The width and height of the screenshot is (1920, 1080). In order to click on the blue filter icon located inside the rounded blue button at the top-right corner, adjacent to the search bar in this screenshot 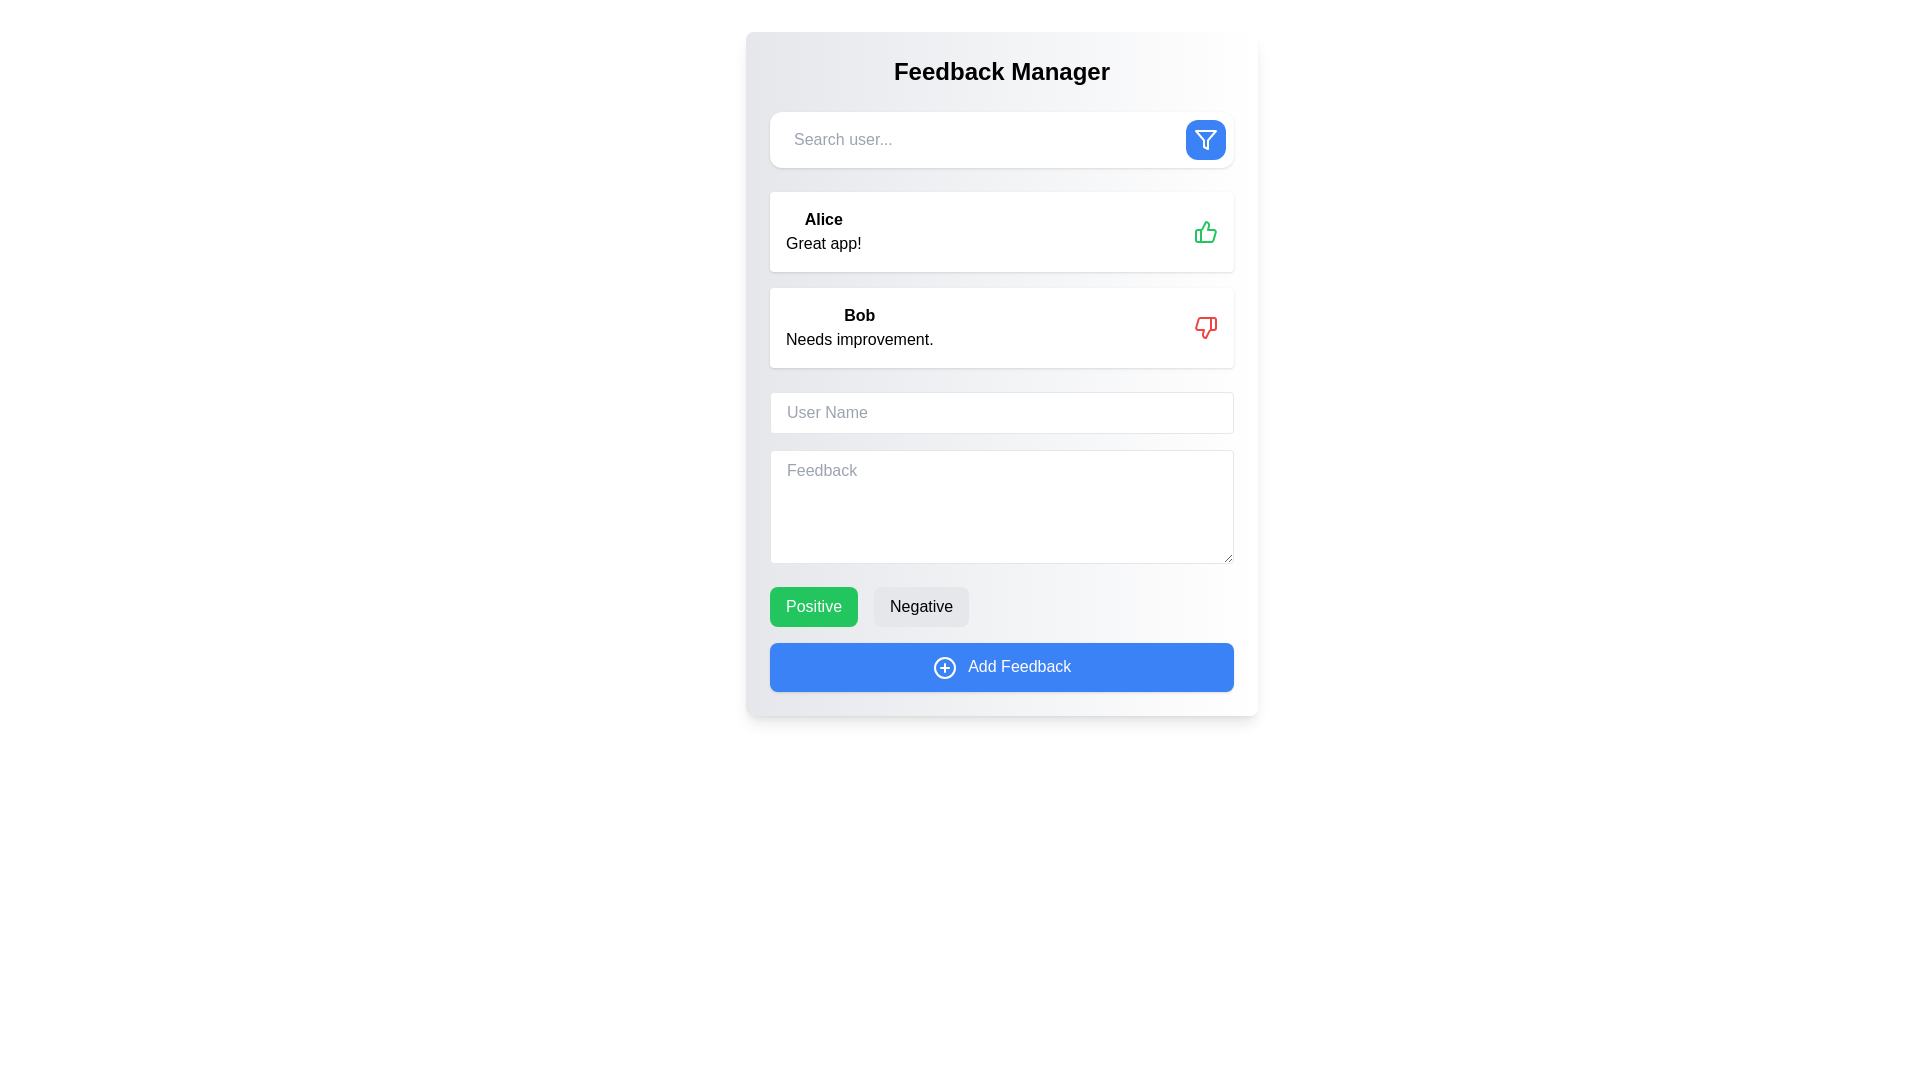, I will do `click(1204, 138)`.